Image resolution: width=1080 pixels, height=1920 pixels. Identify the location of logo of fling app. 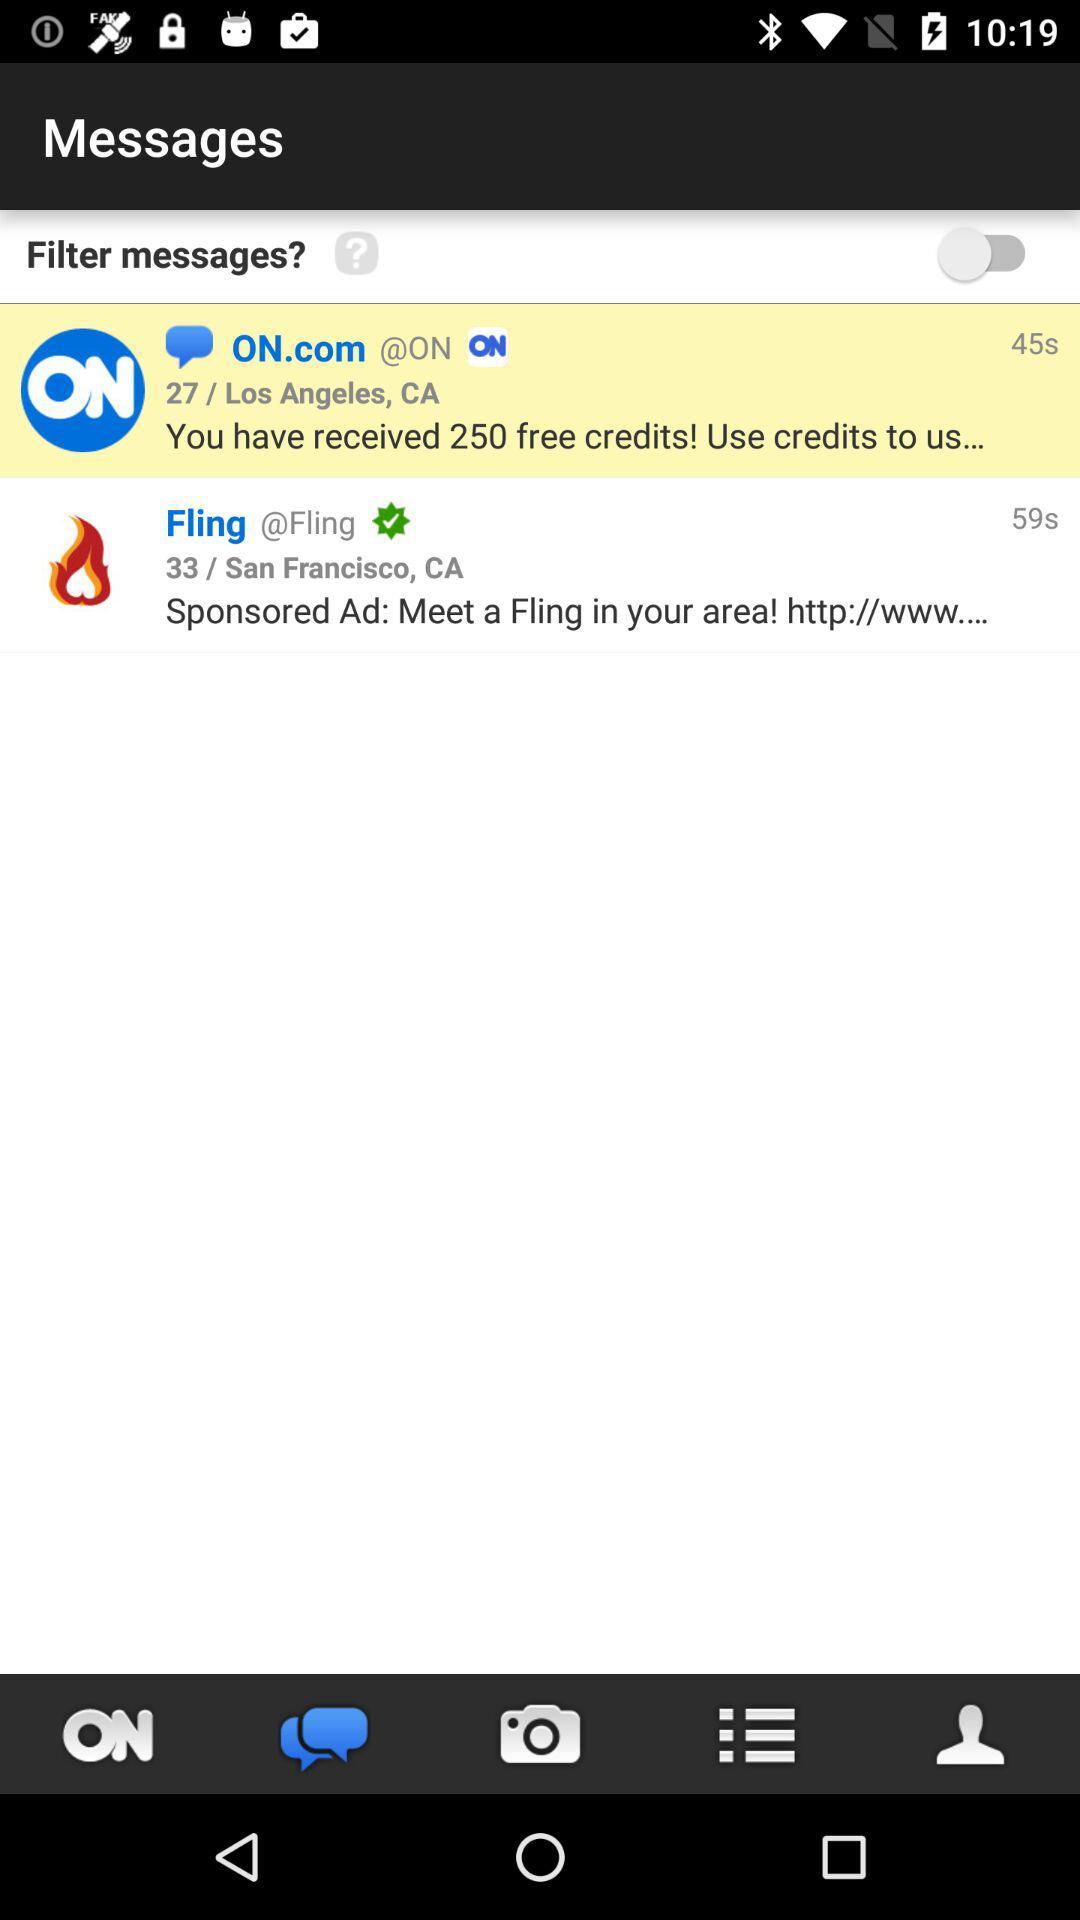
(81, 564).